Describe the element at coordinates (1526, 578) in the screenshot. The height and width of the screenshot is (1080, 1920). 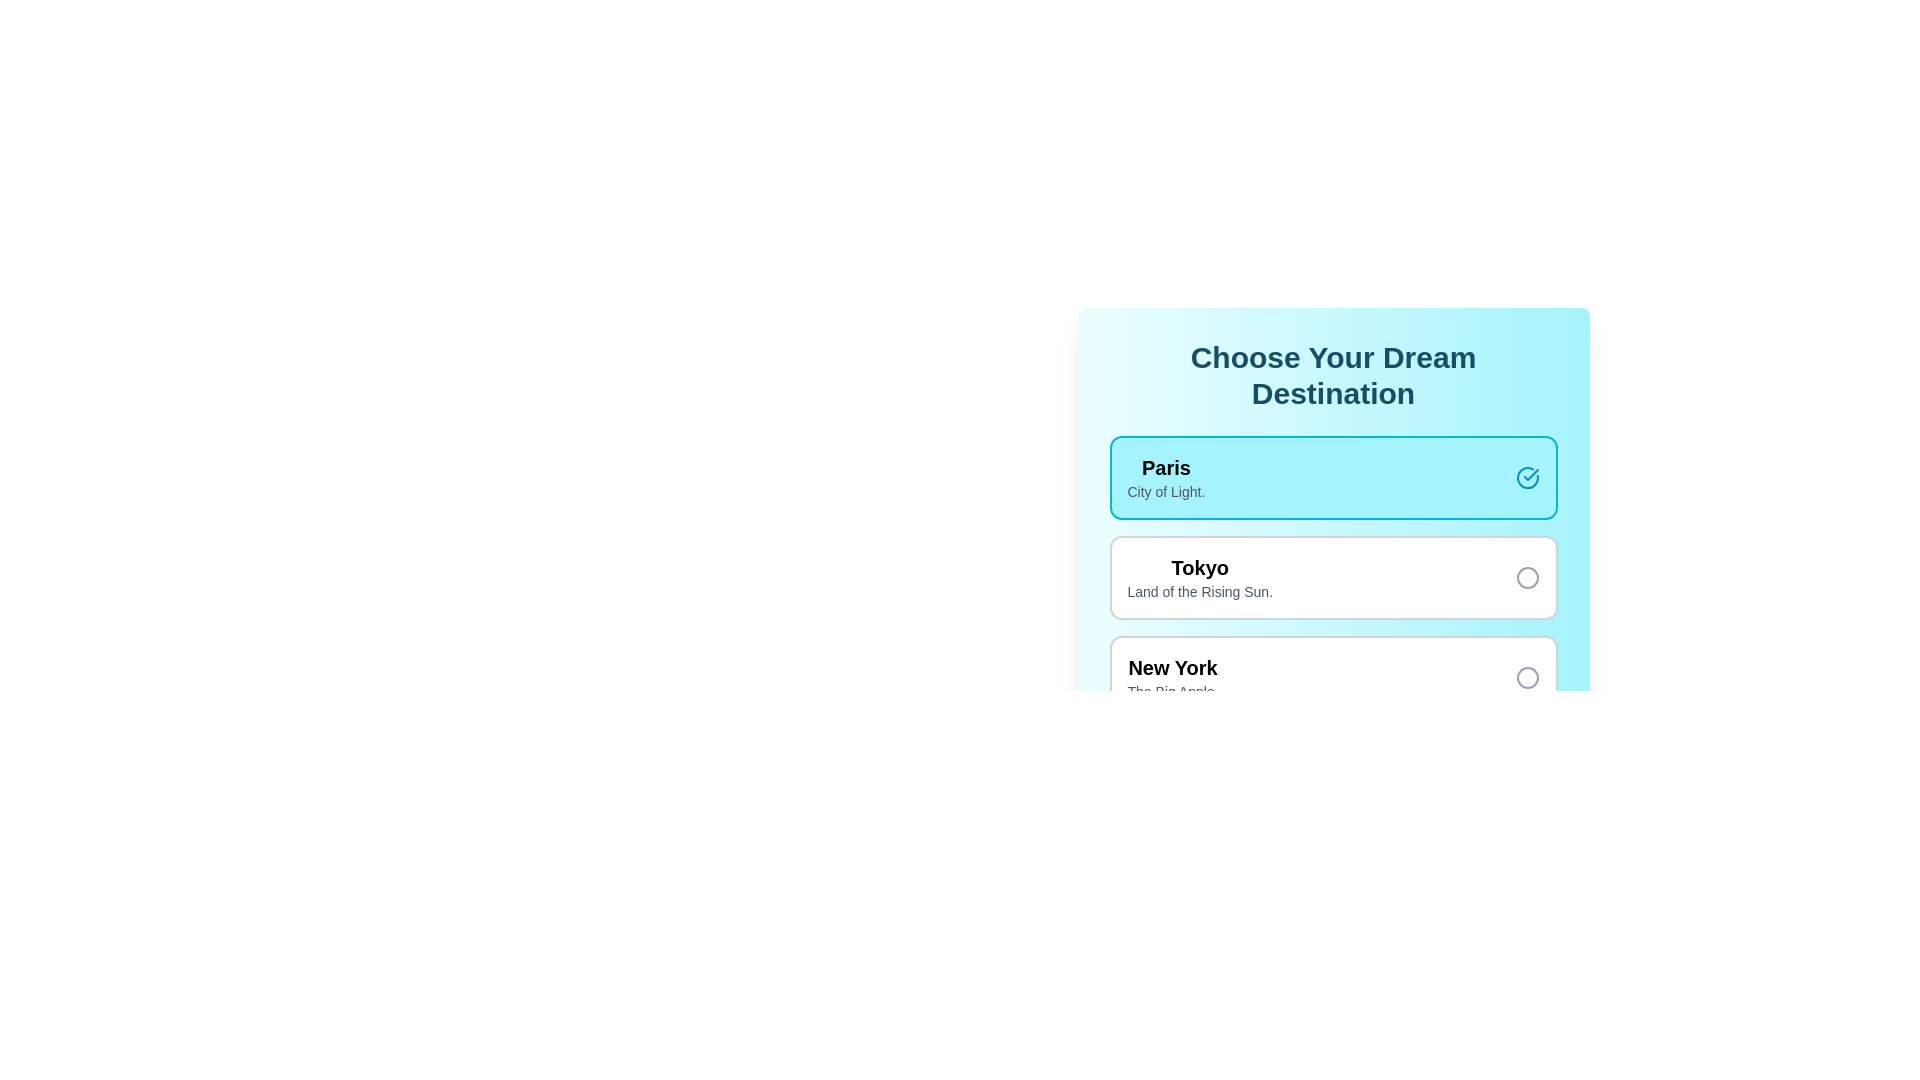
I see `the selectable radio button located to the far right of the 'Tokyo' section` at that location.